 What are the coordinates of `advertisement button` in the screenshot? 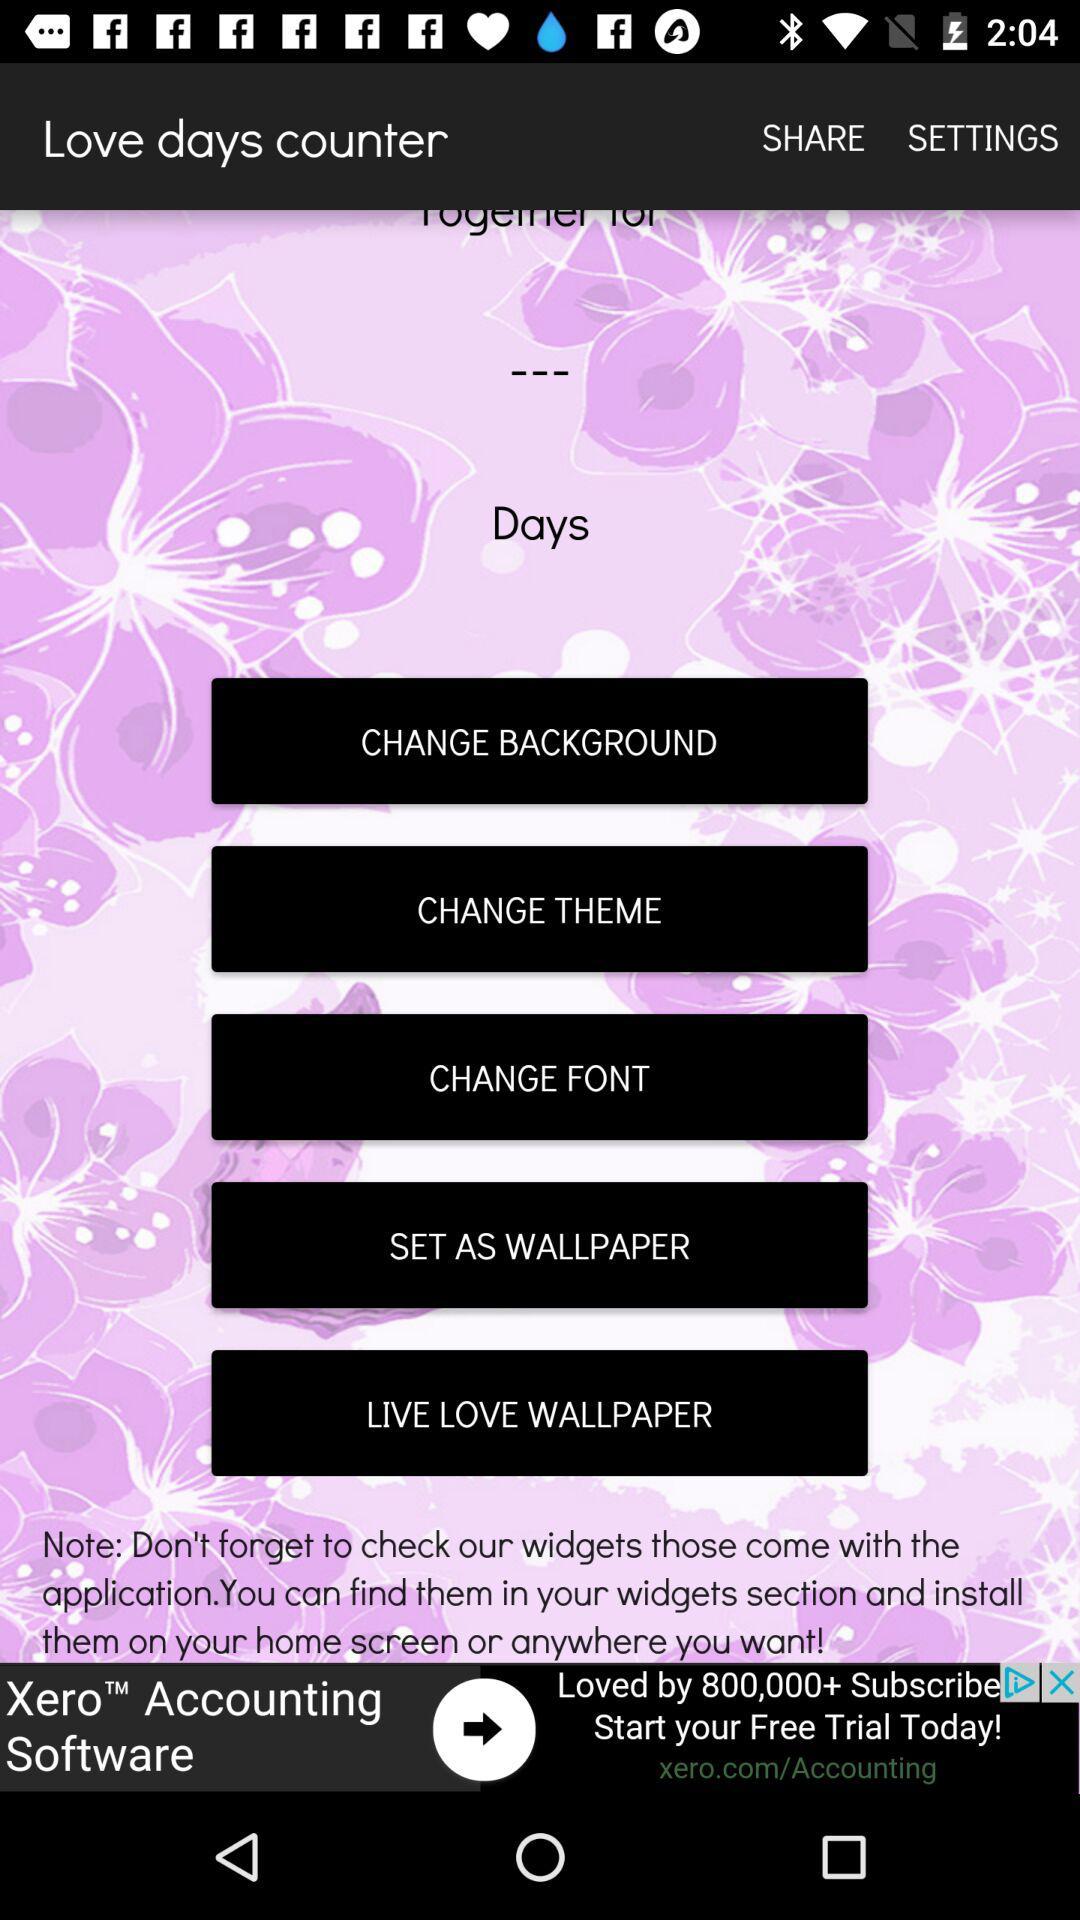 It's located at (540, 1727).